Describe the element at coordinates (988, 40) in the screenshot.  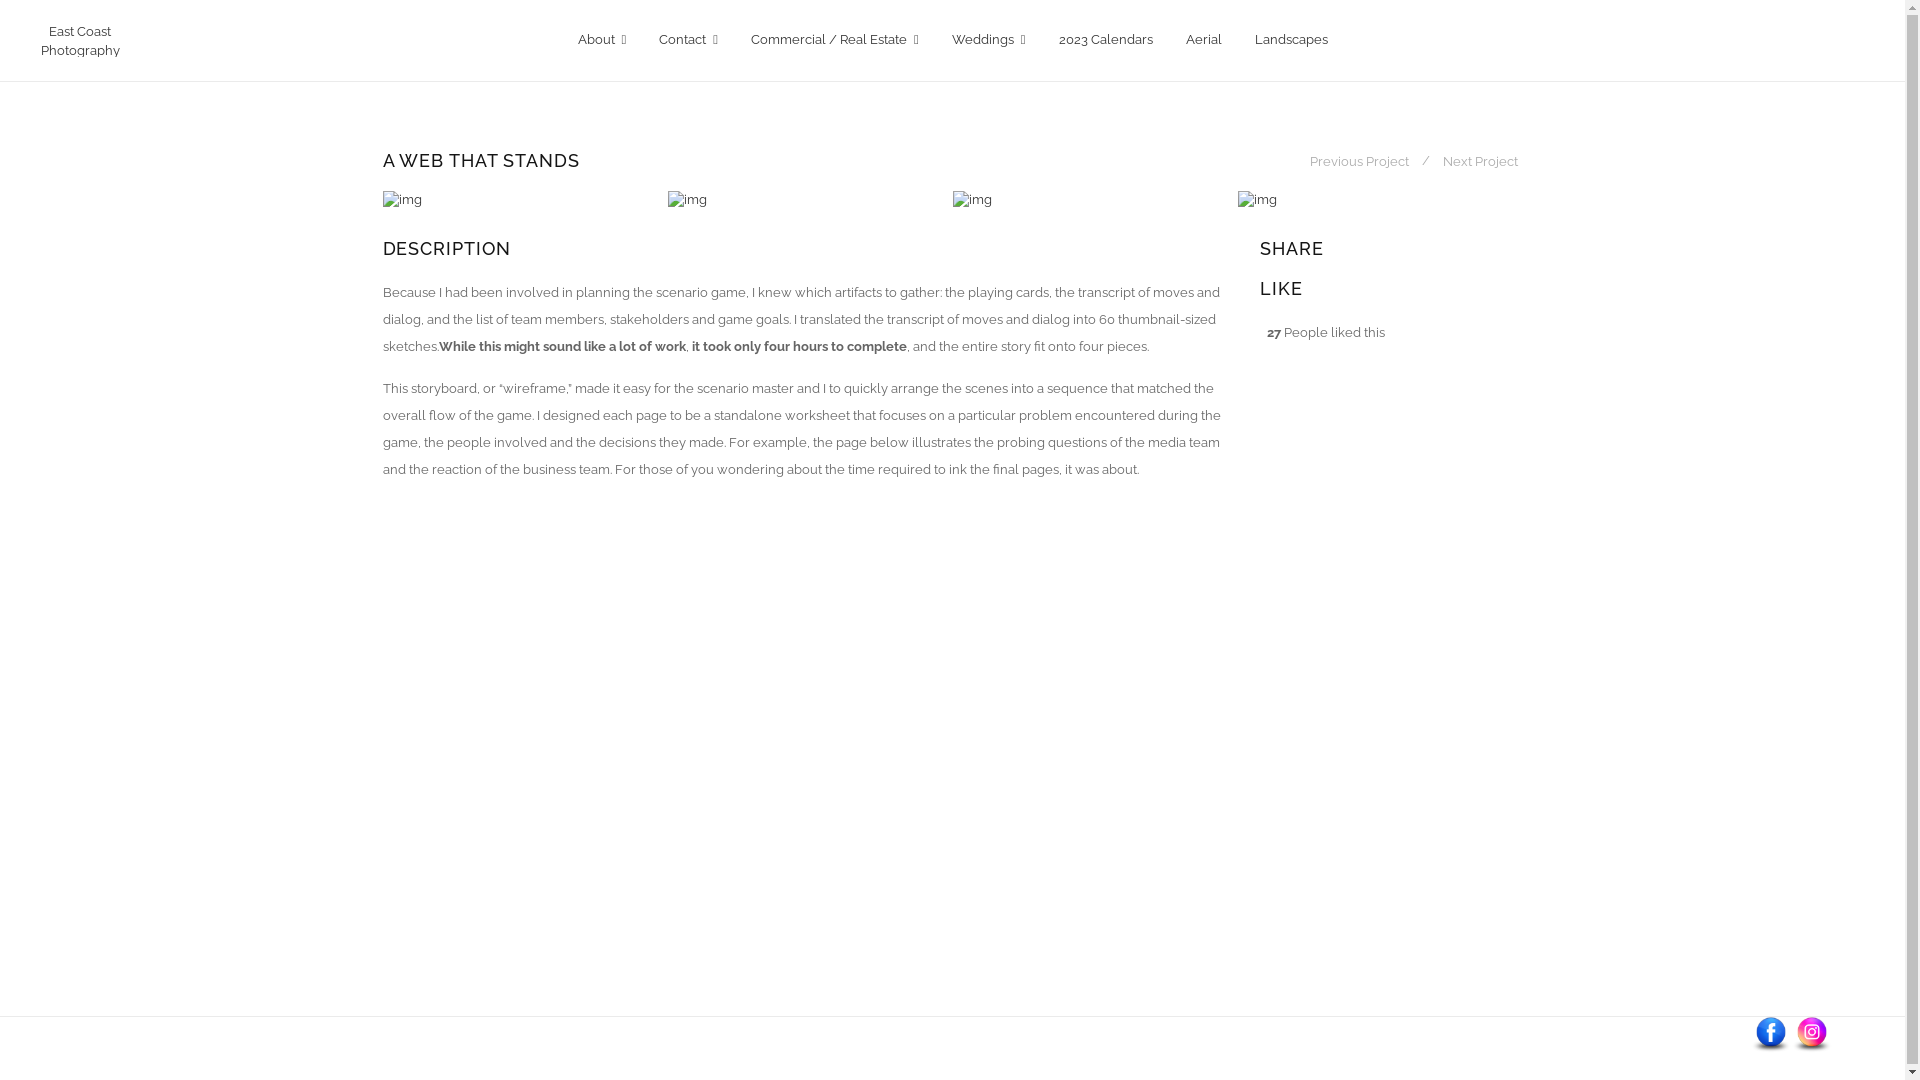
I see `'Weddings'` at that location.